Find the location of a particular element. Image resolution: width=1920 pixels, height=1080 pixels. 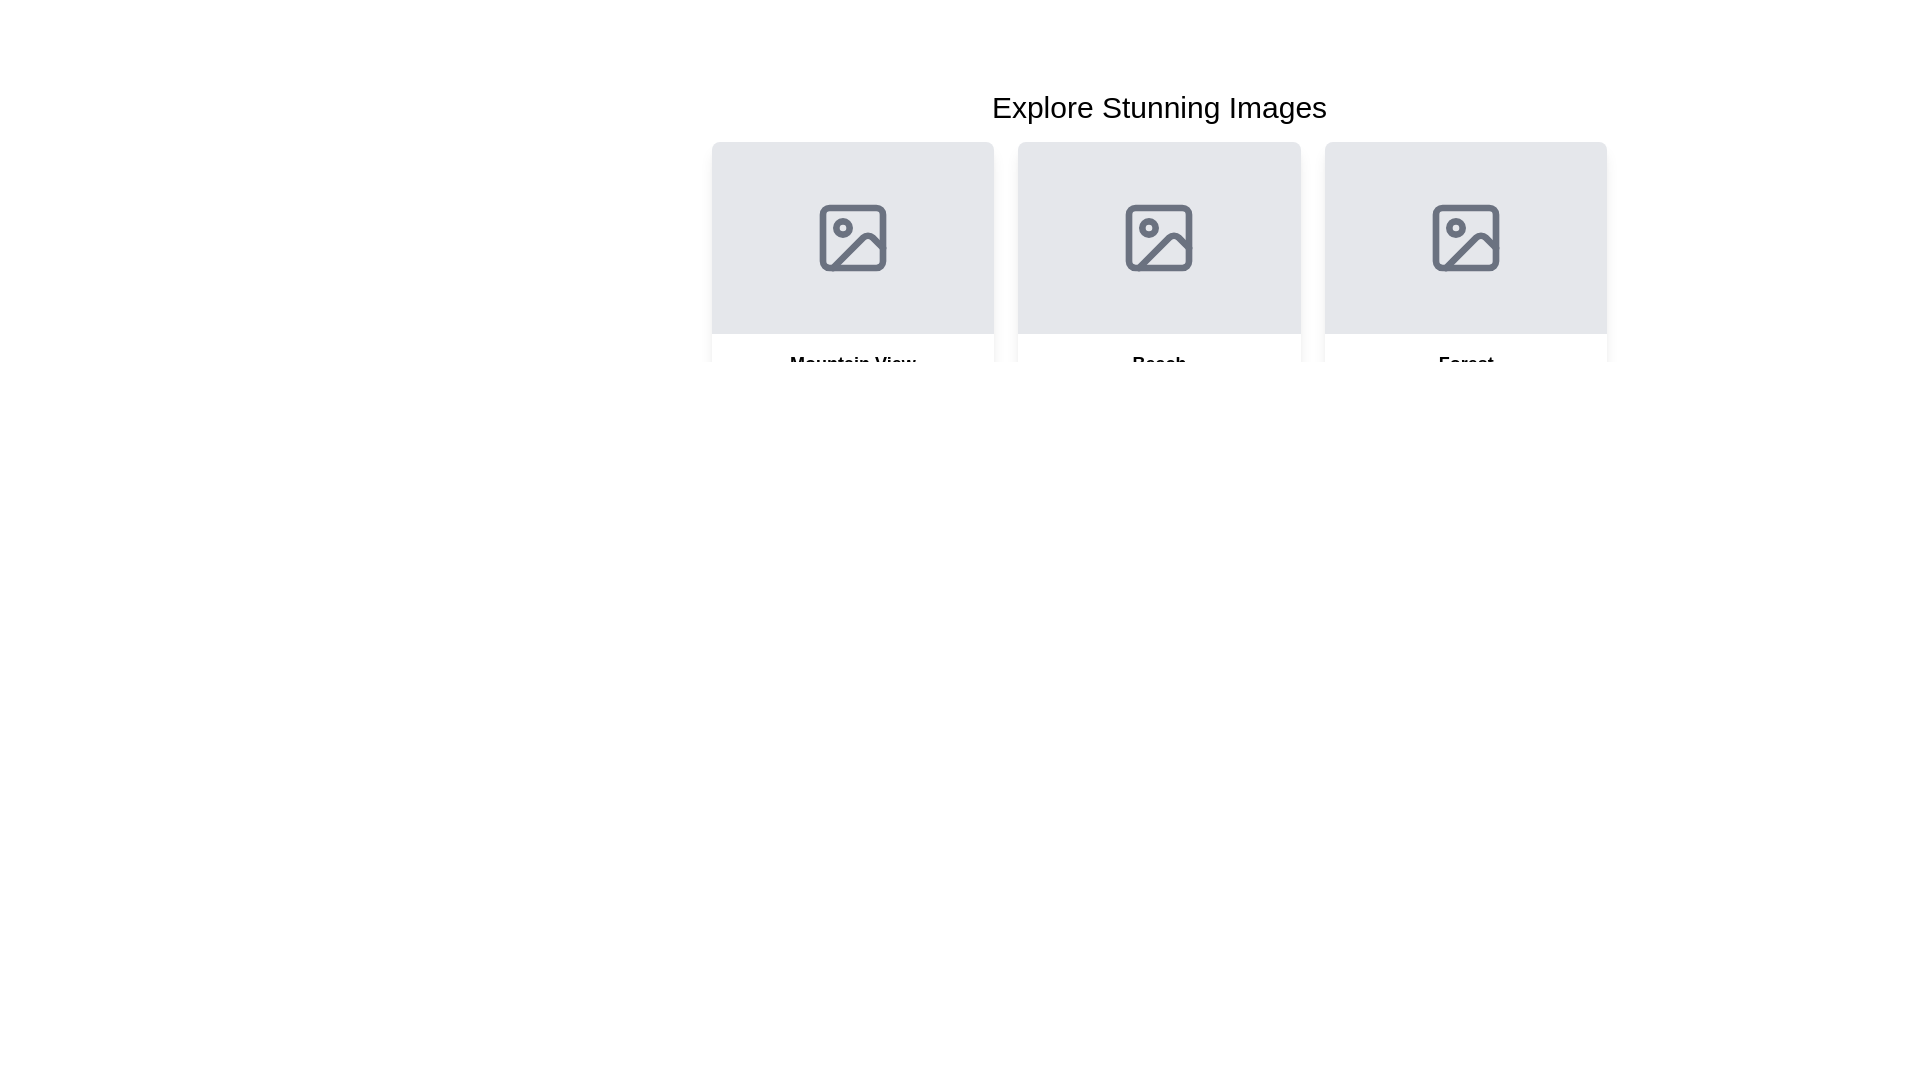

the background square element in the 'Forest' icon located in the third column of image cards is located at coordinates (1466, 237).